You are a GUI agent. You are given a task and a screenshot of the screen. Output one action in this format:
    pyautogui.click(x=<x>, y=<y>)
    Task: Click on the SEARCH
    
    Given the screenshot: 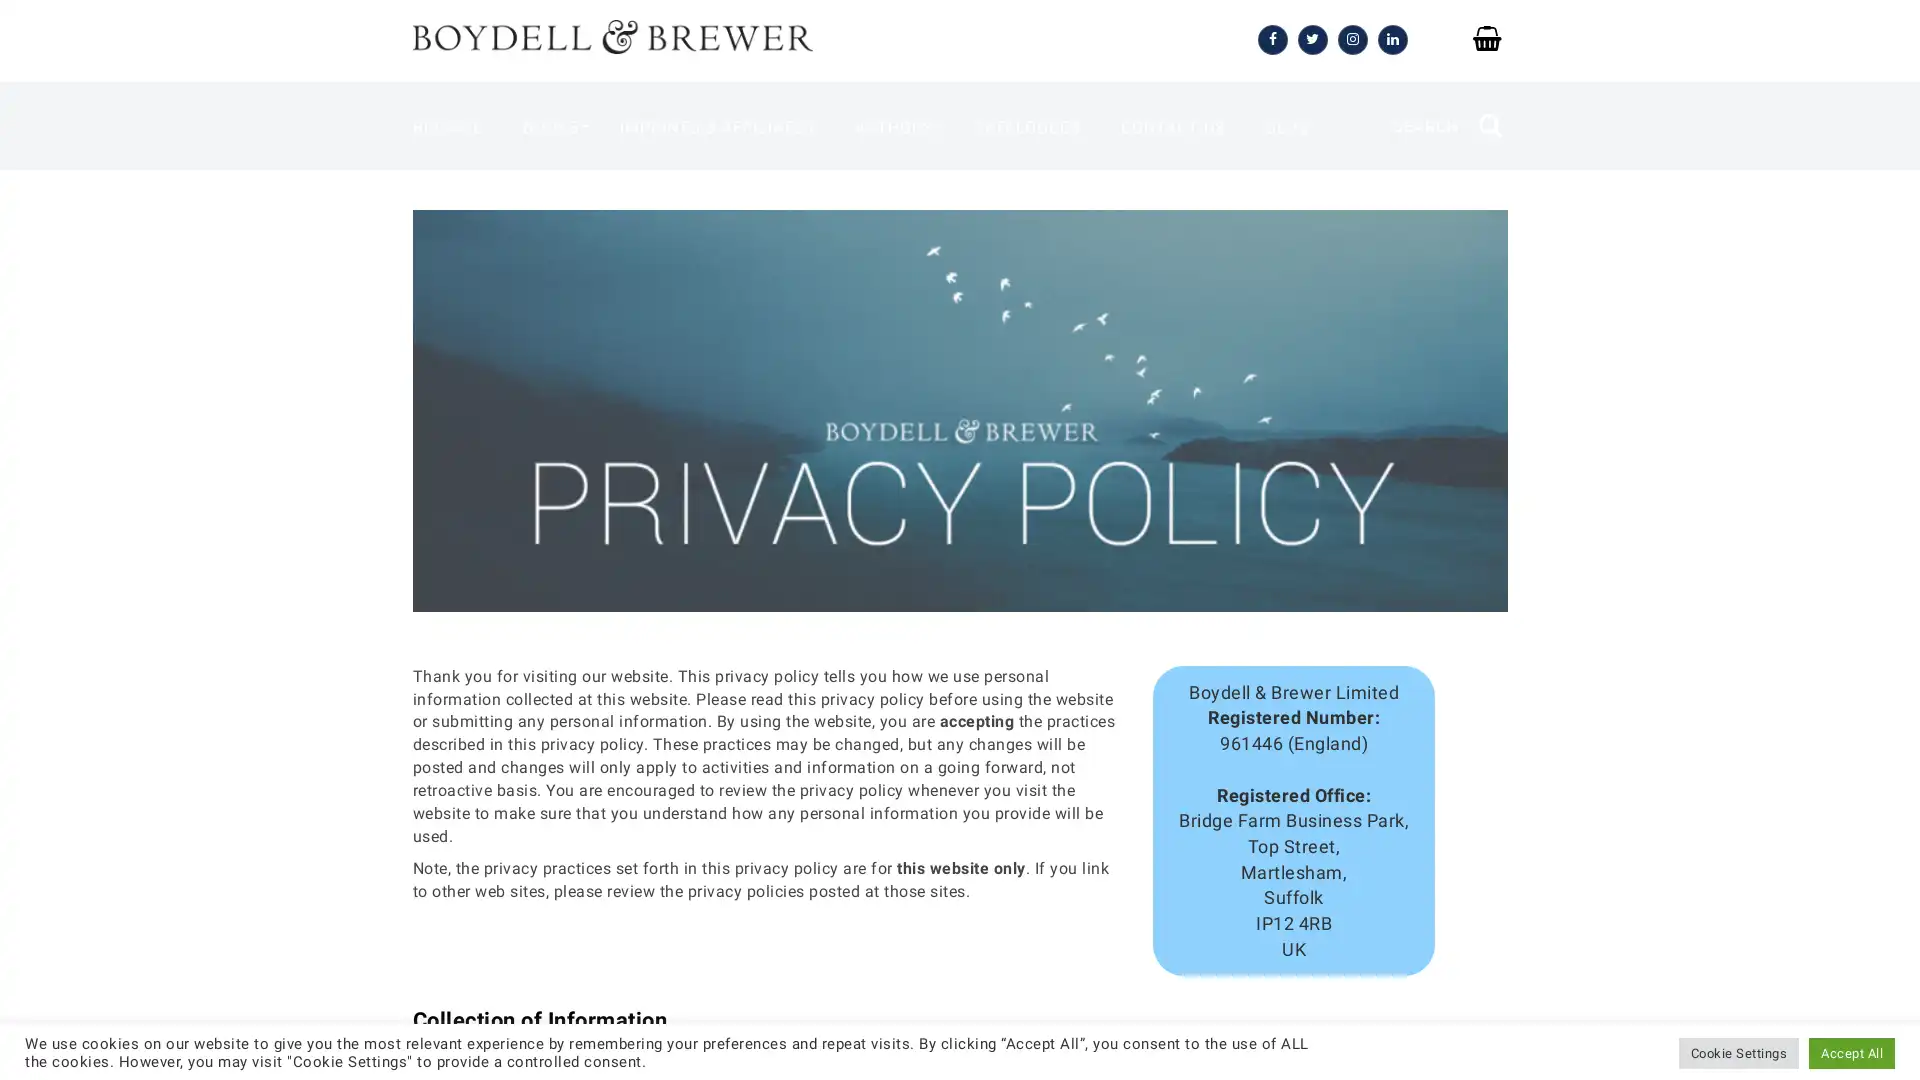 What is the action you would take?
    pyautogui.click(x=1449, y=111)
    